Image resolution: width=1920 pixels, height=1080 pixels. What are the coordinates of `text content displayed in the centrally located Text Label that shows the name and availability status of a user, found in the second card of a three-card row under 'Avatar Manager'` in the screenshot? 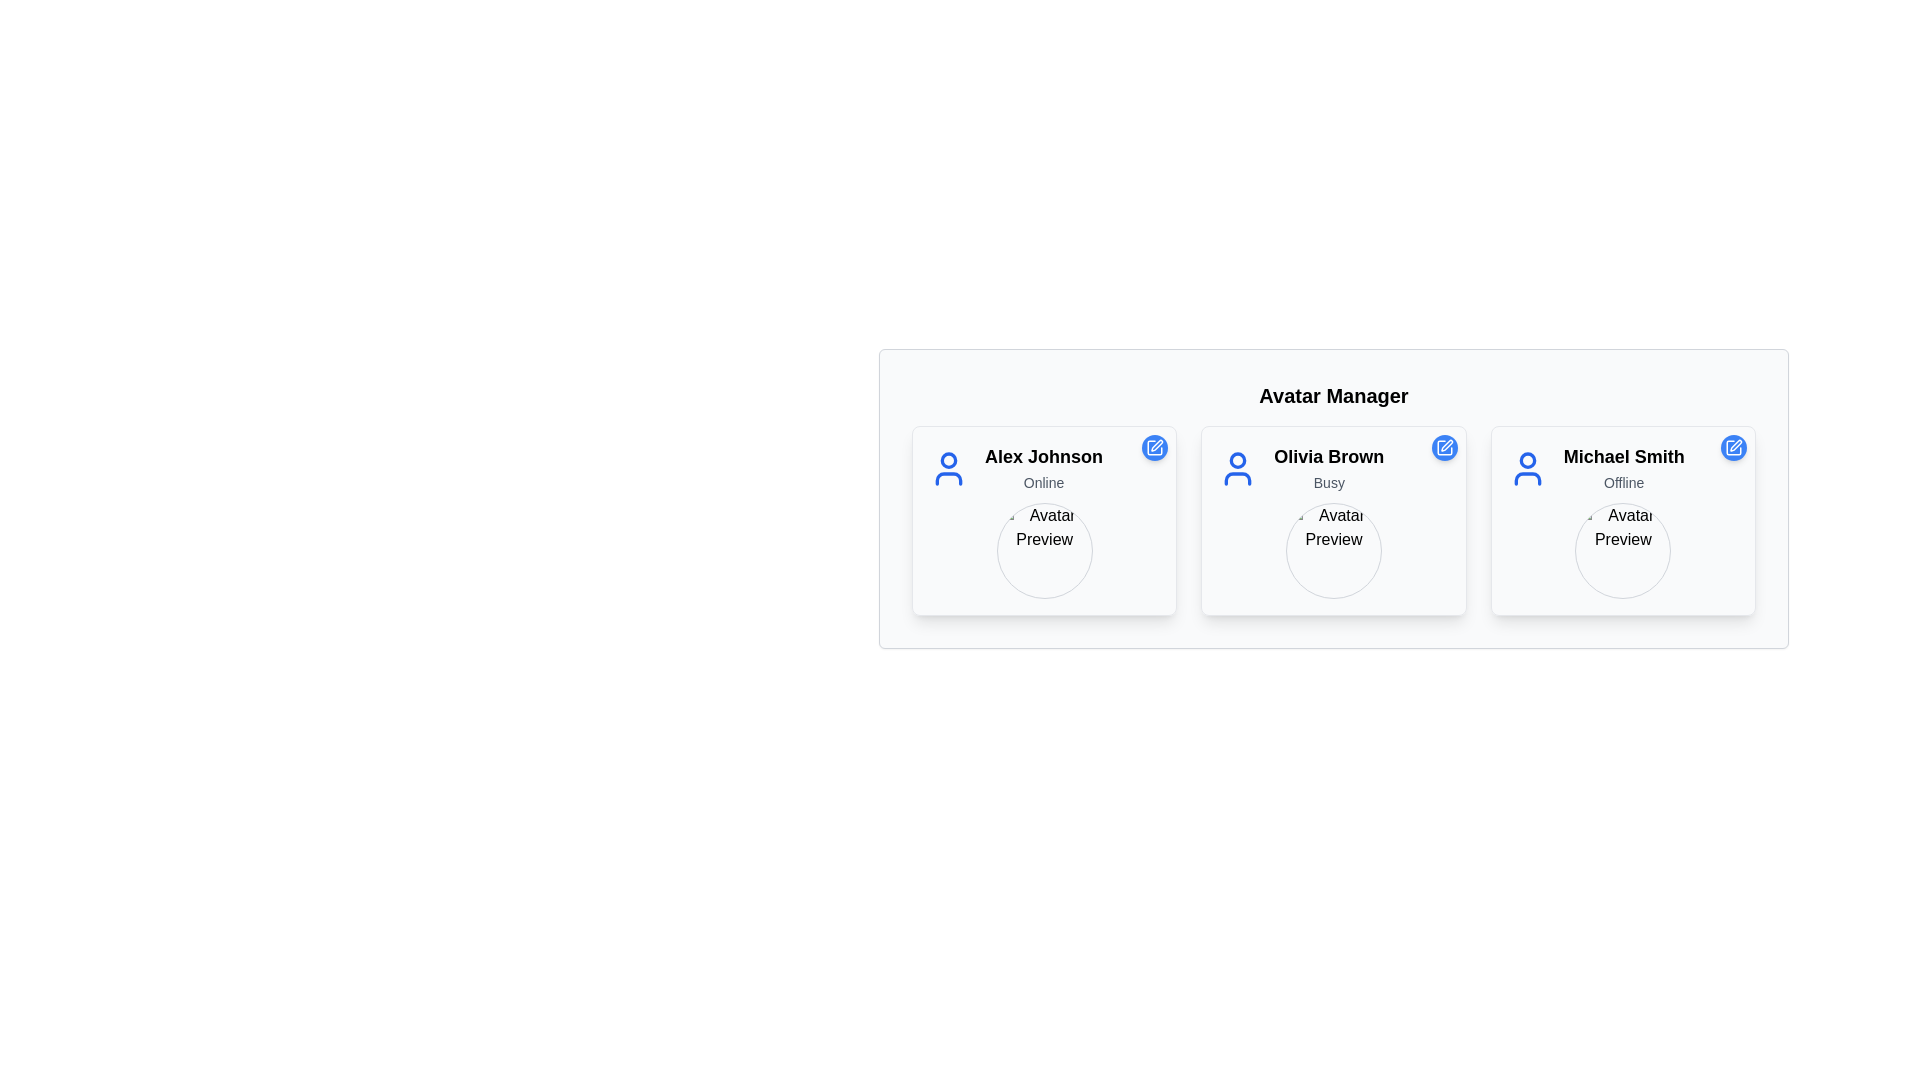 It's located at (1329, 469).